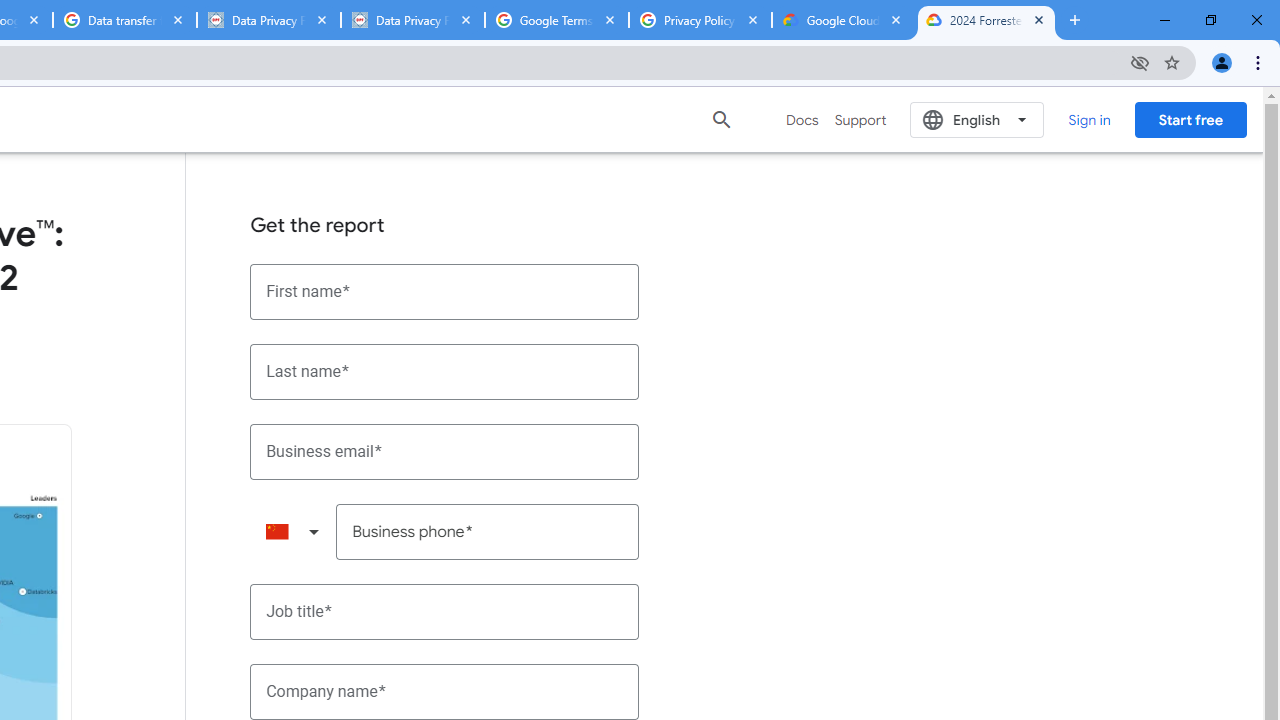 This screenshot has width=1280, height=720. I want to click on 'Calling Code (+86)', so click(291, 531).